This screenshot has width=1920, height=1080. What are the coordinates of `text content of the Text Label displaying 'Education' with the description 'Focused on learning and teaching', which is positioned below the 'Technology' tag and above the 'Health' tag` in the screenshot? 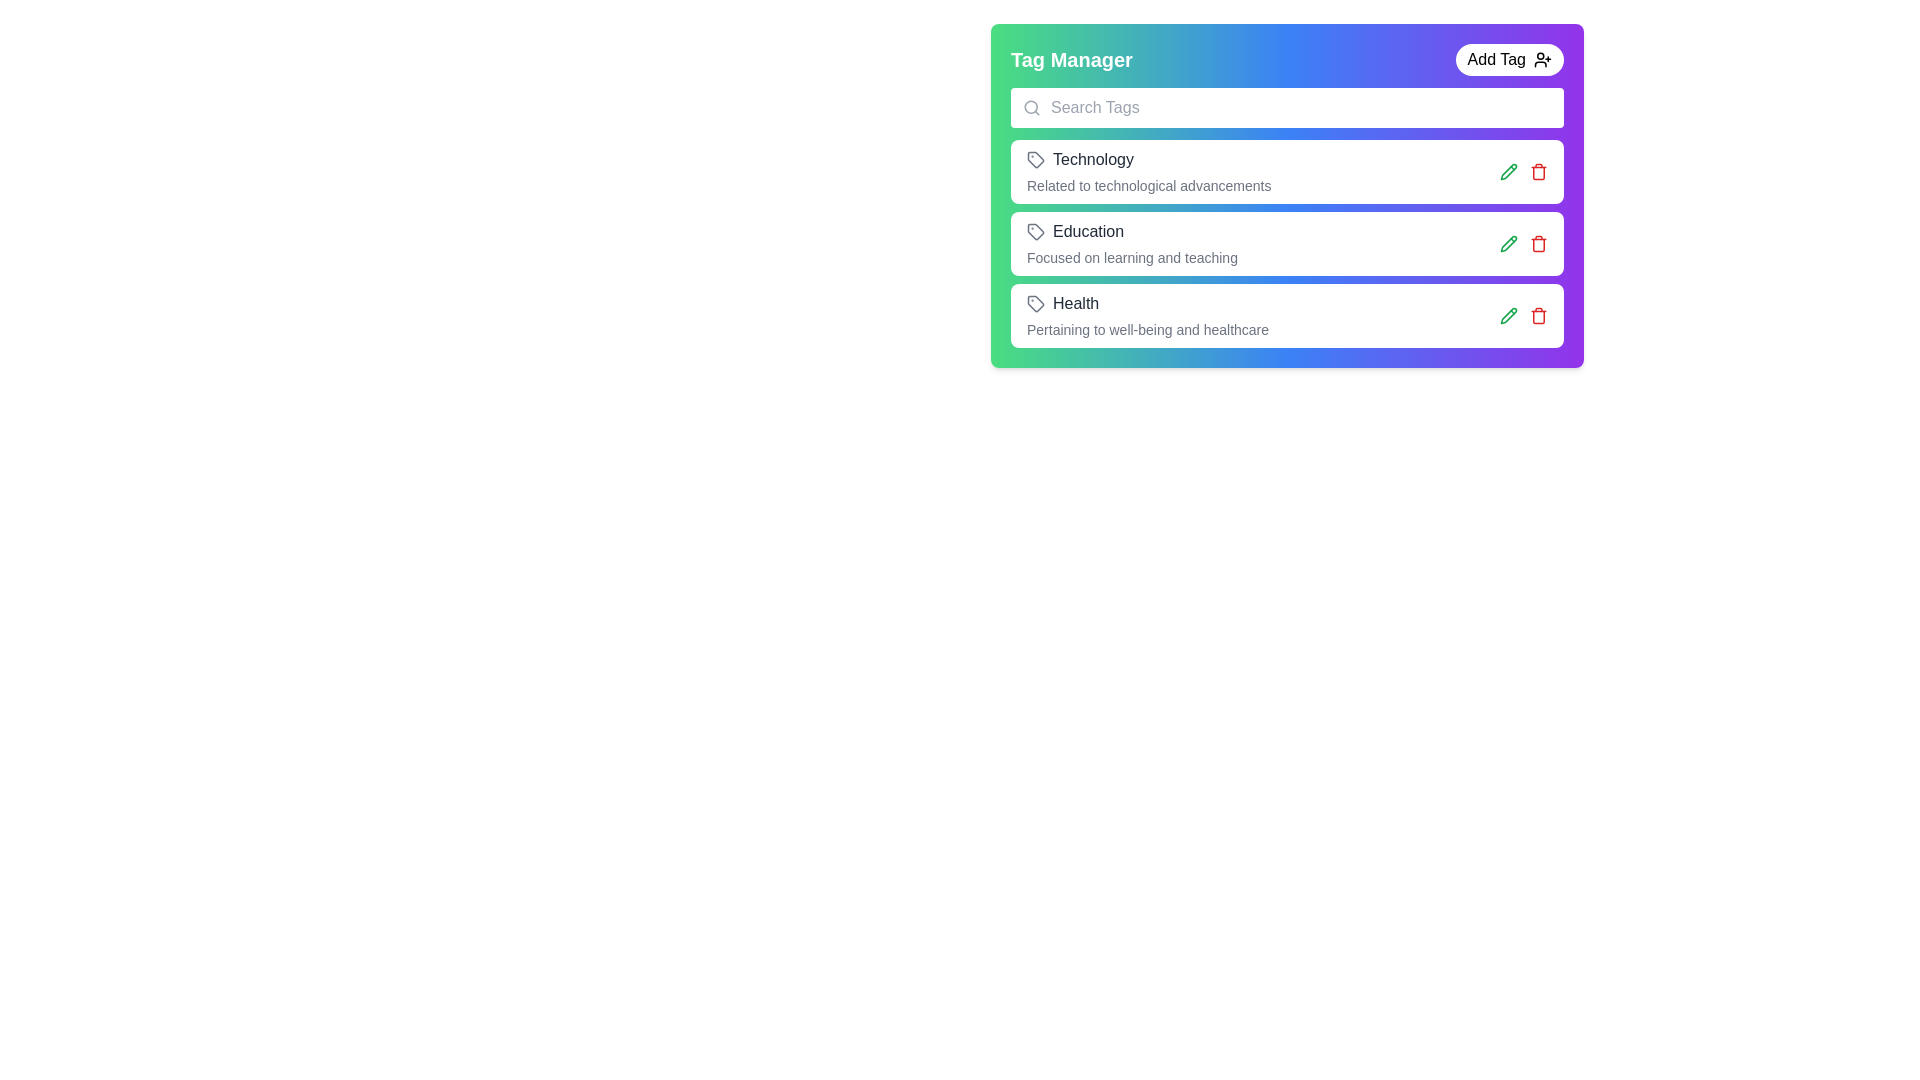 It's located at (1132, 242).